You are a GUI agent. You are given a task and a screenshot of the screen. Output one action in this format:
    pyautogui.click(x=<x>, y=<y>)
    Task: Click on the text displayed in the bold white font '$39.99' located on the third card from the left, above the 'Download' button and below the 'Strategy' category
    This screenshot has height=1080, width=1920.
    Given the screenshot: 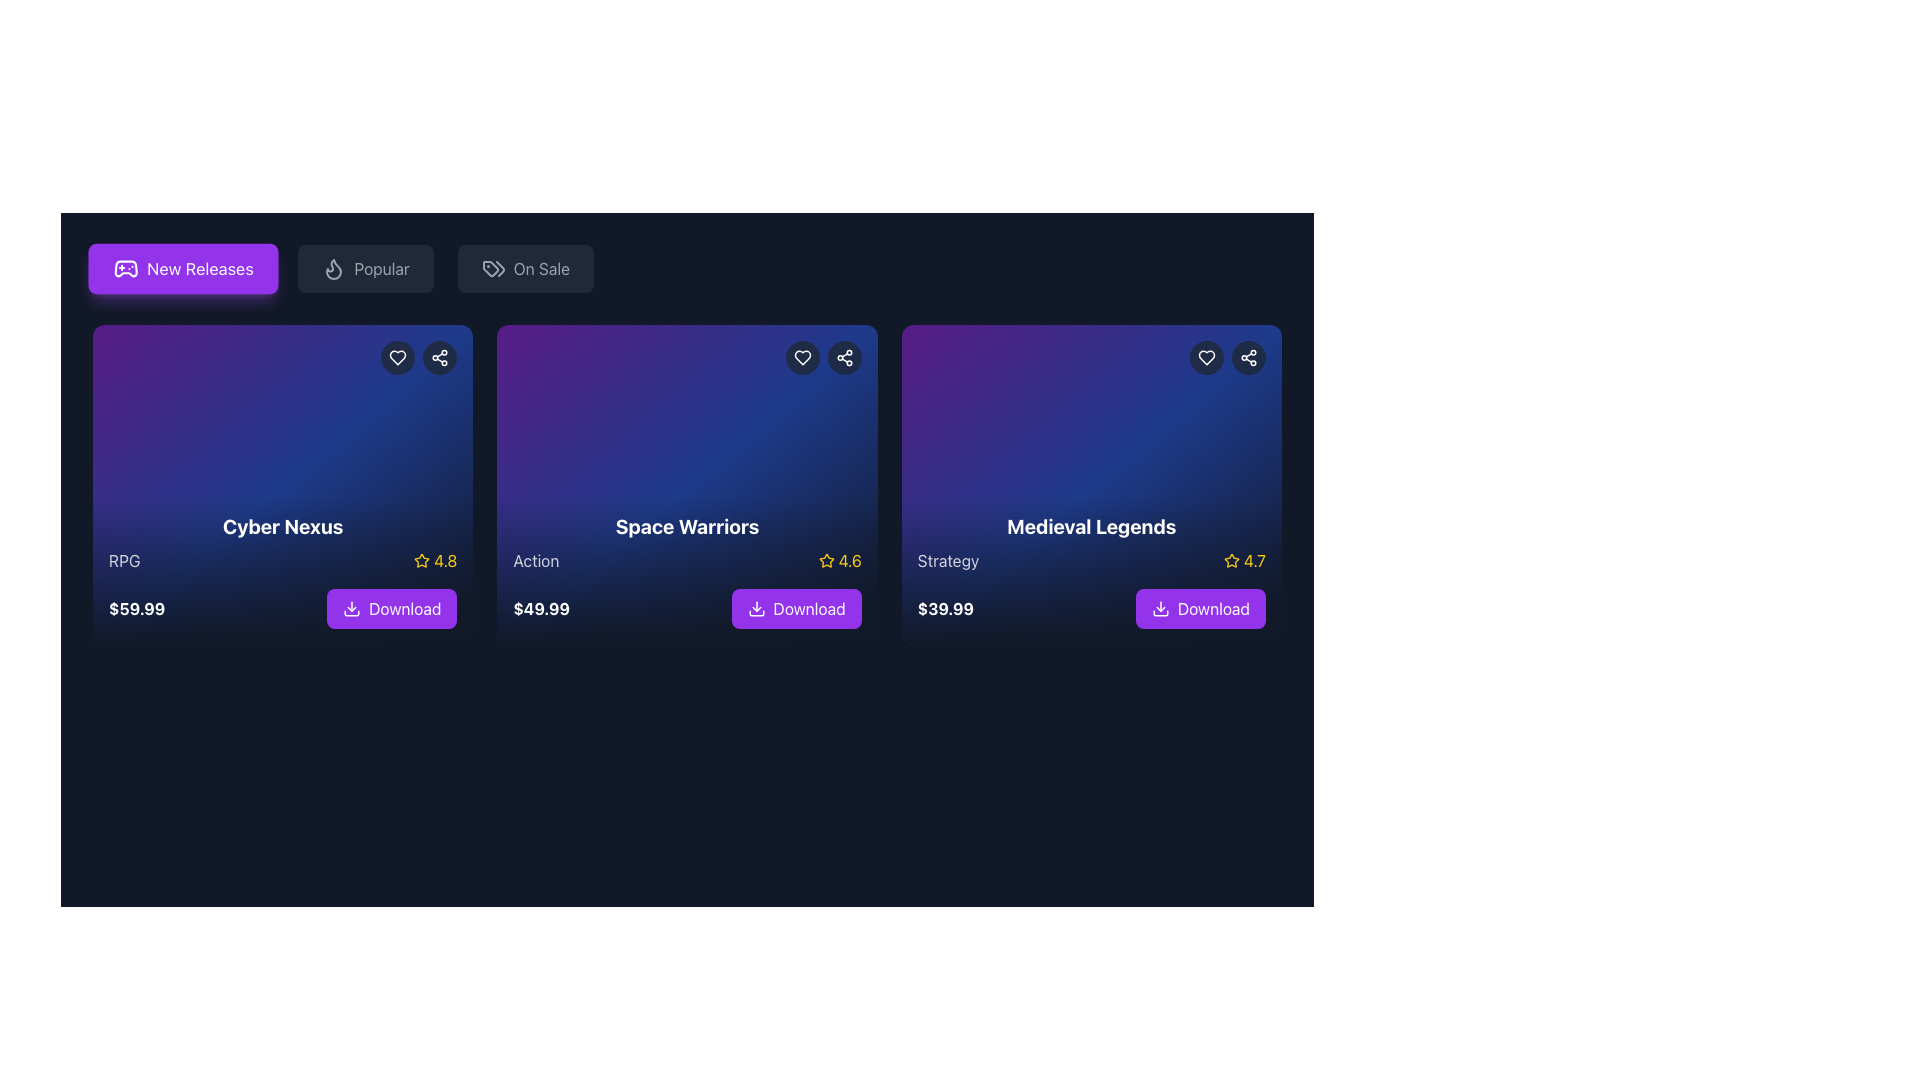 What is the action you would take?
    pyautogui.click(x=944, y=608)
    